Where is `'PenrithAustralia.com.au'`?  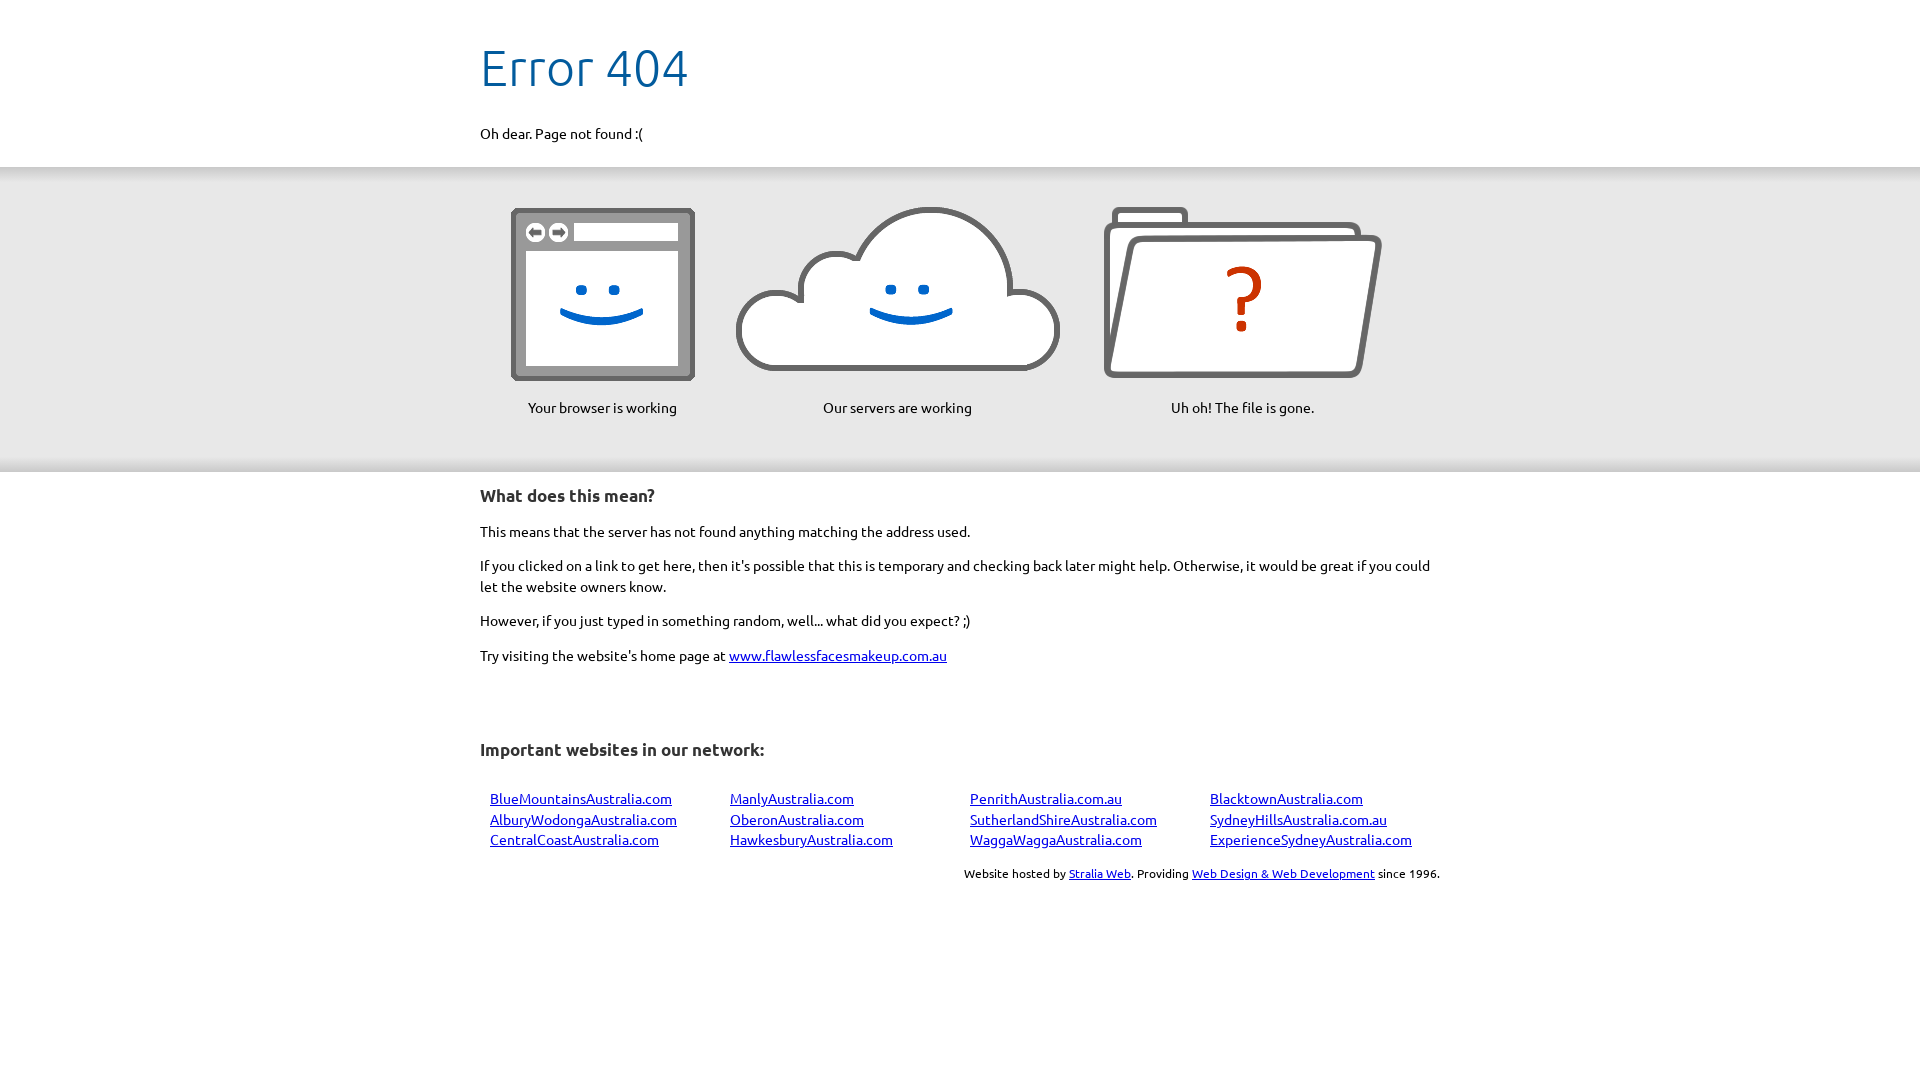 'PenrithAustralia.com.au' is located at coordinates (1045, 797).